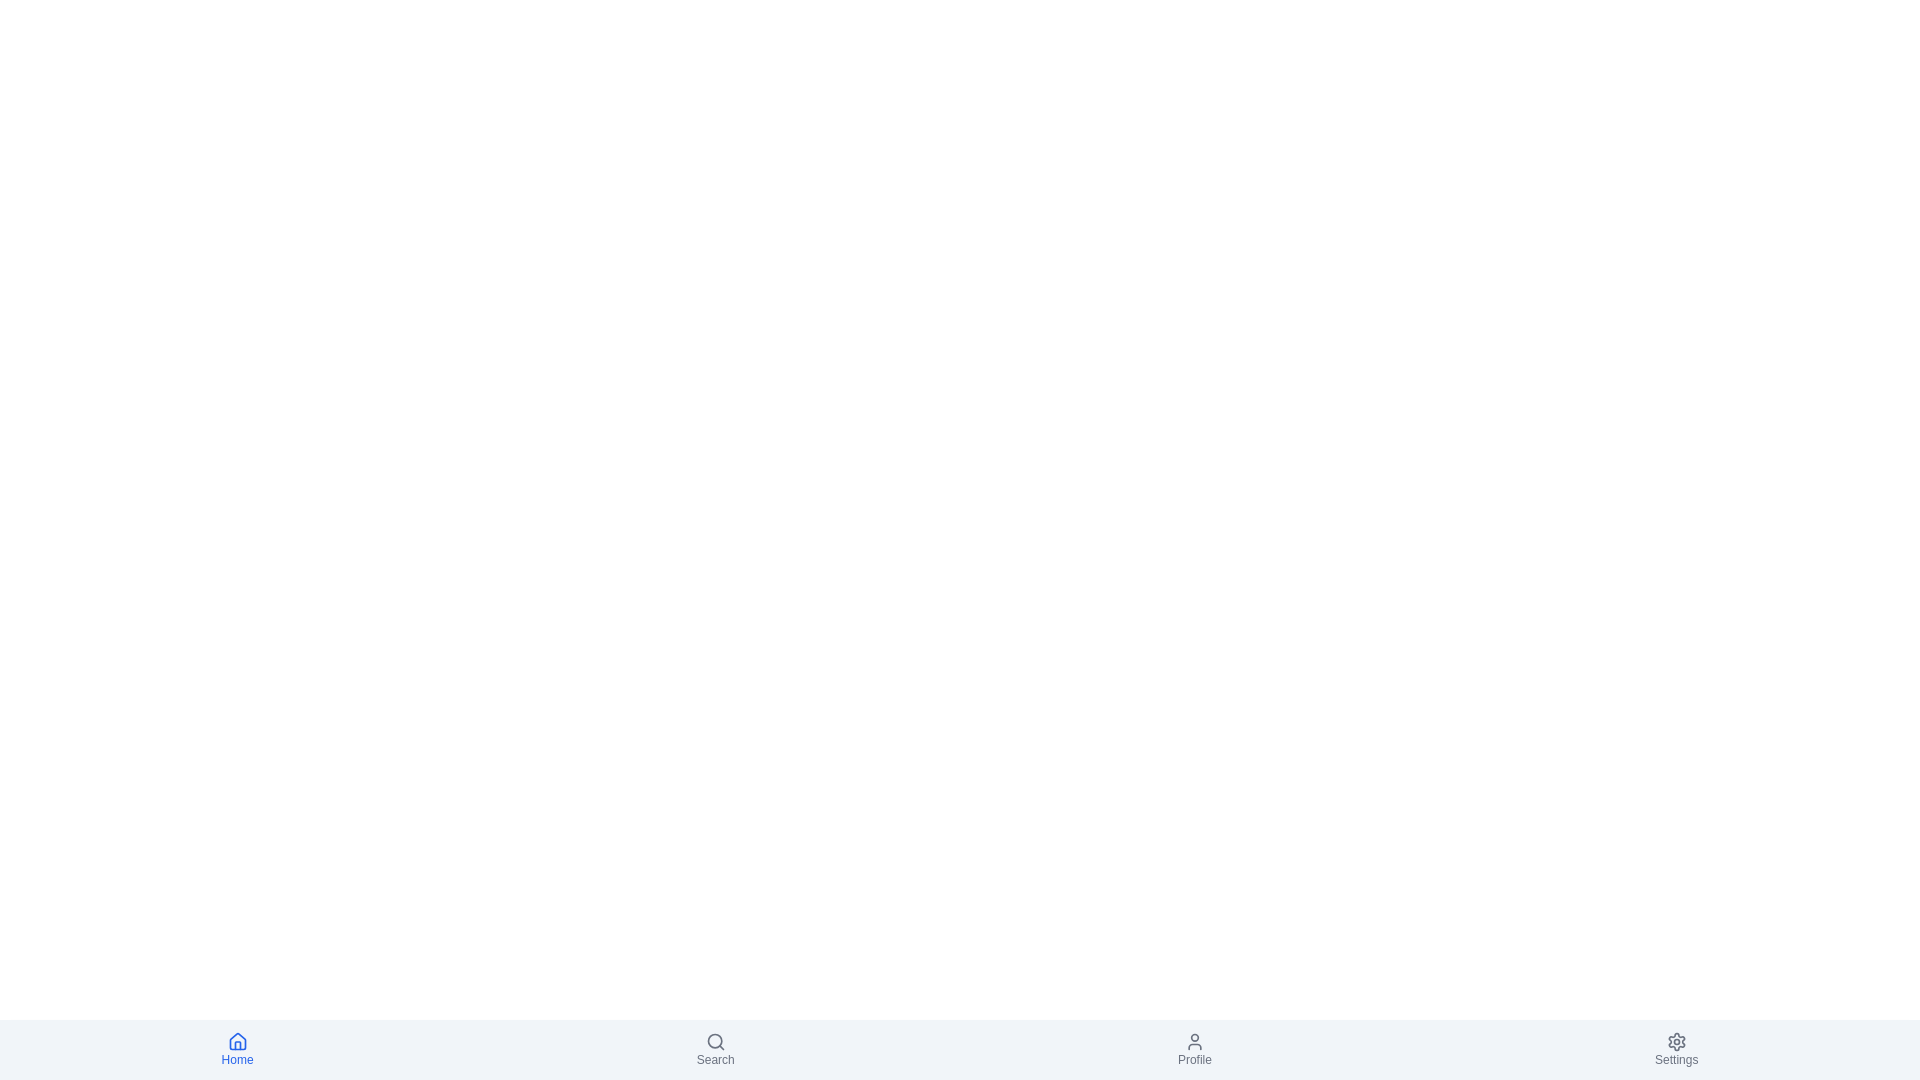 The height and width of the screenshot is (1080, 1920). I want to click on the text label displaying 'Home', which is located centrally below the house icon in the bottom navigation bar, so click(237, 1059).